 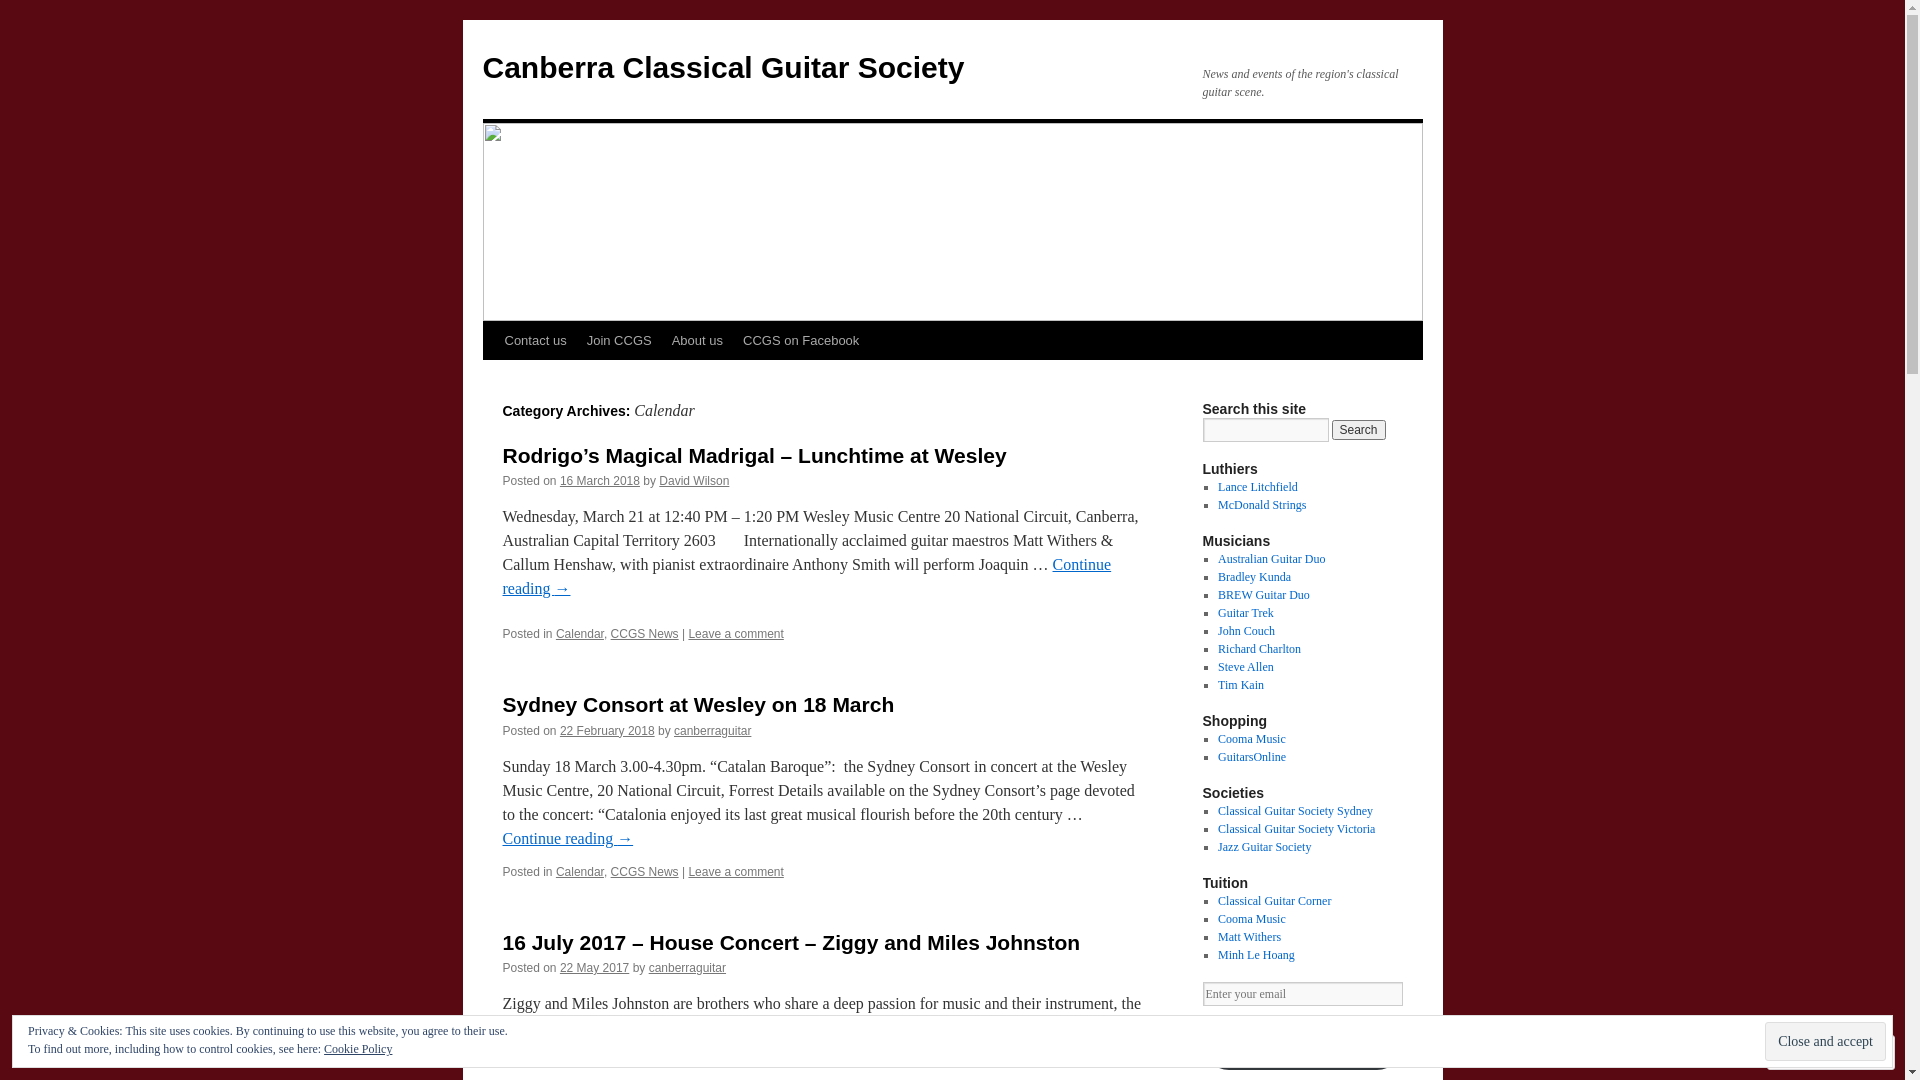 I want to click on 'Follow', so click(x=1813, y=1051).